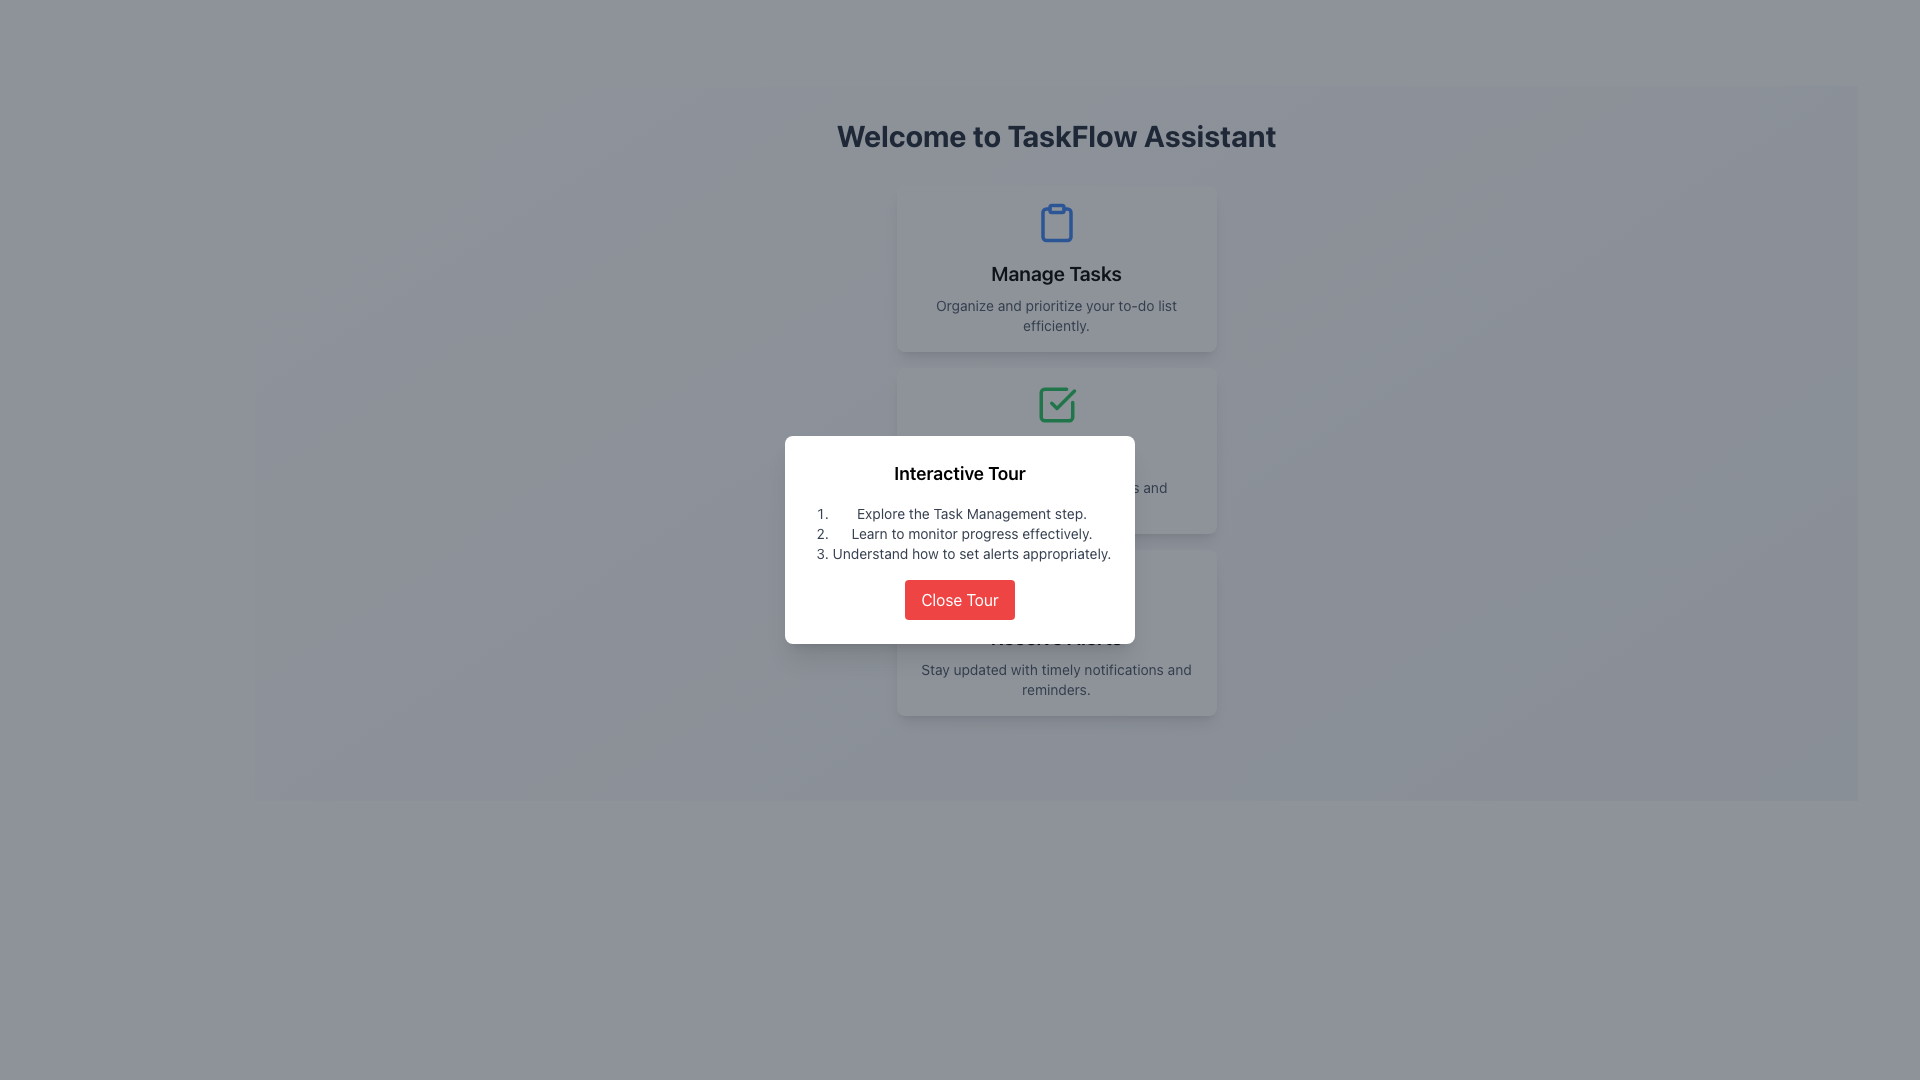 The width and height of the screenshot is (1920, 1080). What do you see at coordinates (1055, 405) in the screenshot?
I see `the icon indicating completion or progress associated with the 'Track Progress' card, which is located at the top of the card centered above the textual content` at bounding box center [1055, 405].